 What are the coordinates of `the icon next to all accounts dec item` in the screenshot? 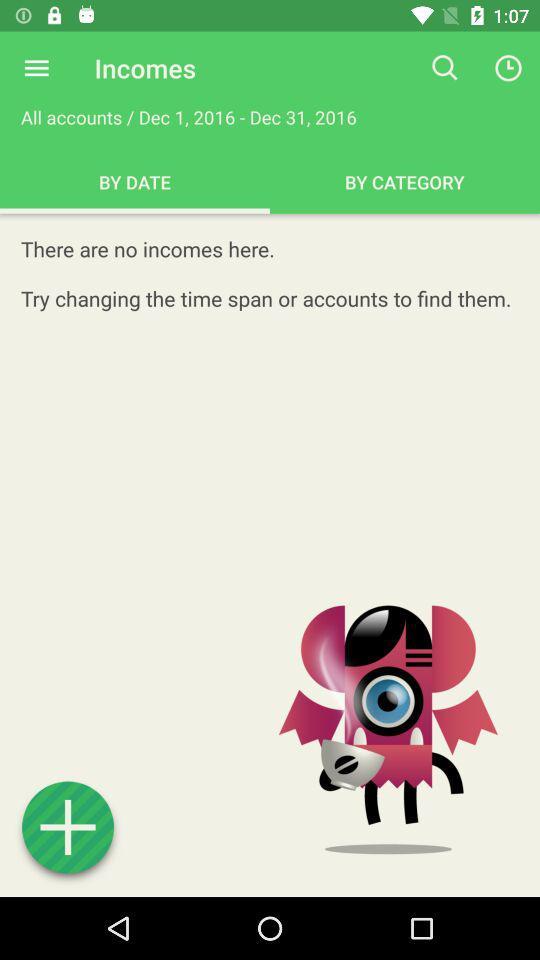 It's located at (445, 68).